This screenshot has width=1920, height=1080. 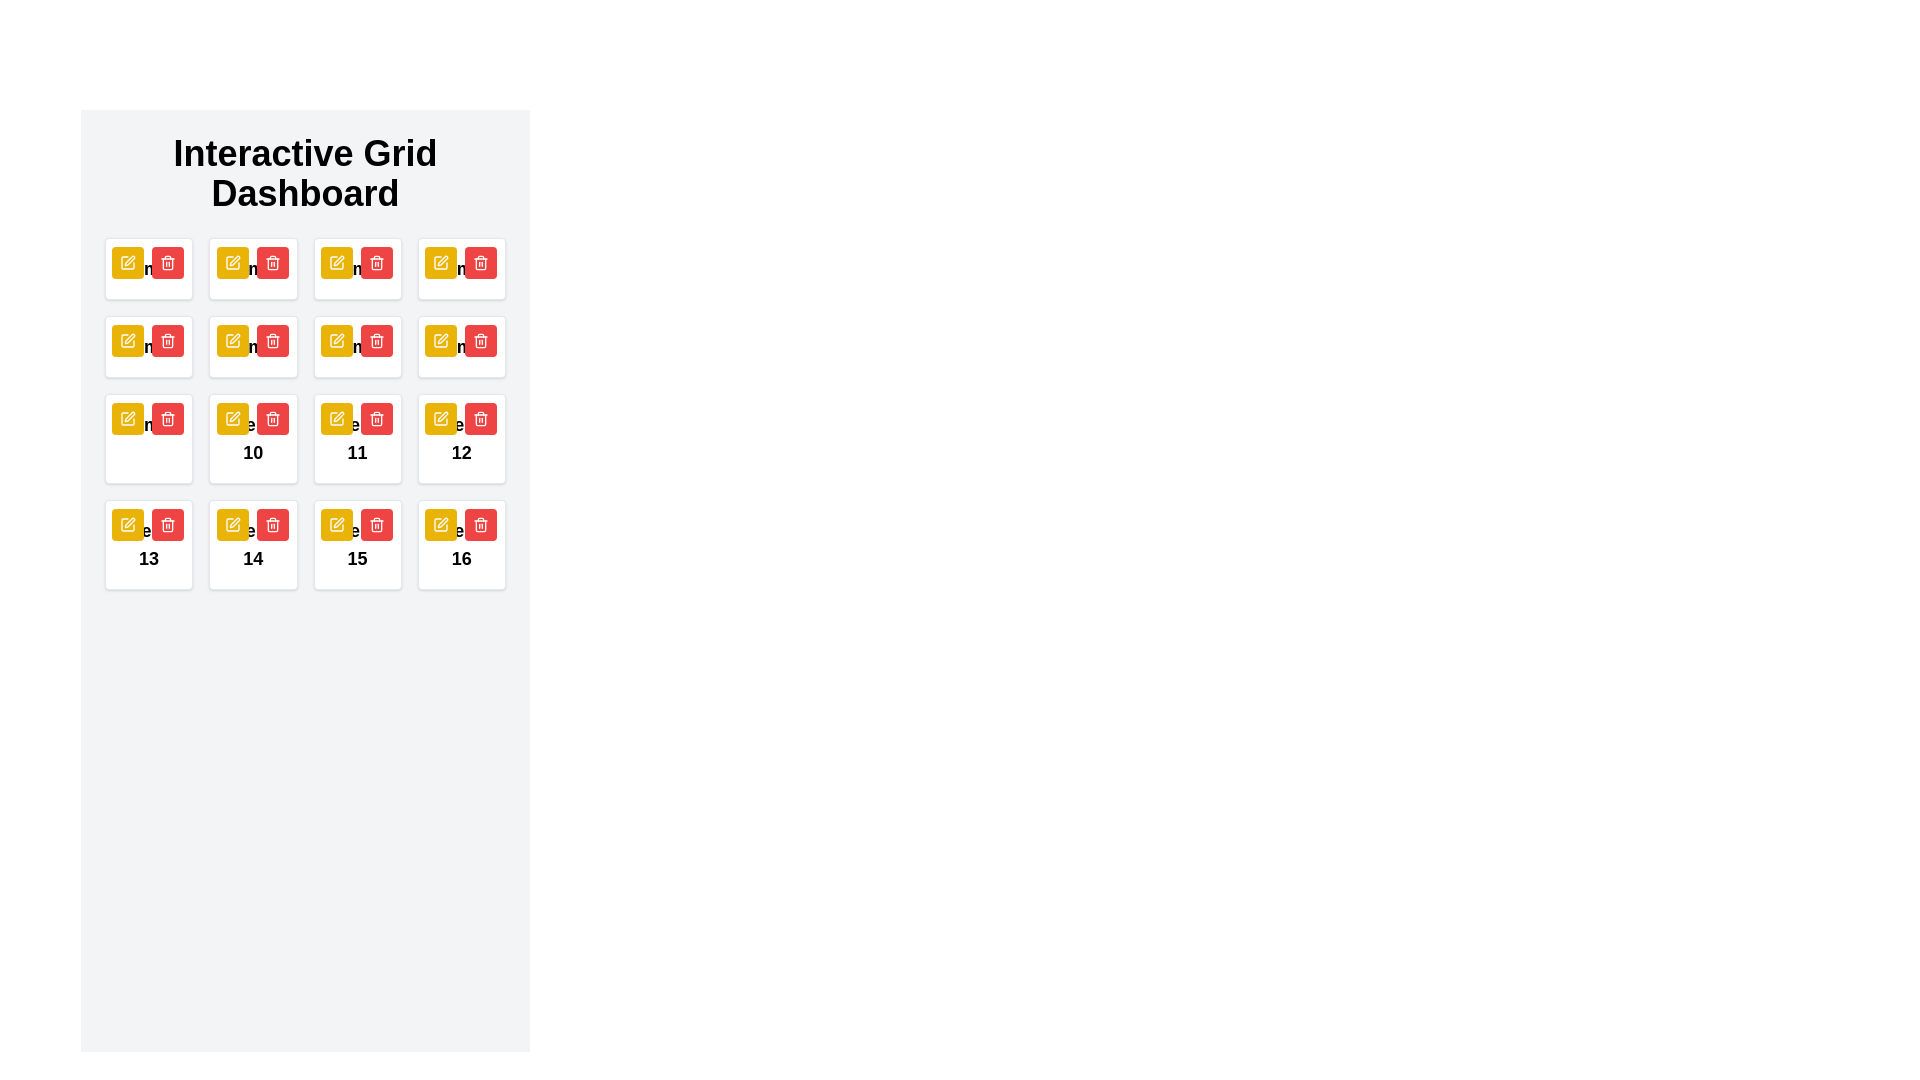 What do you see at coordinates (376, 418) in the screenshot?
I see `the delete button located to the right of the yellow edit button in the top-right corner of the card` at bounding box center [376, 418].